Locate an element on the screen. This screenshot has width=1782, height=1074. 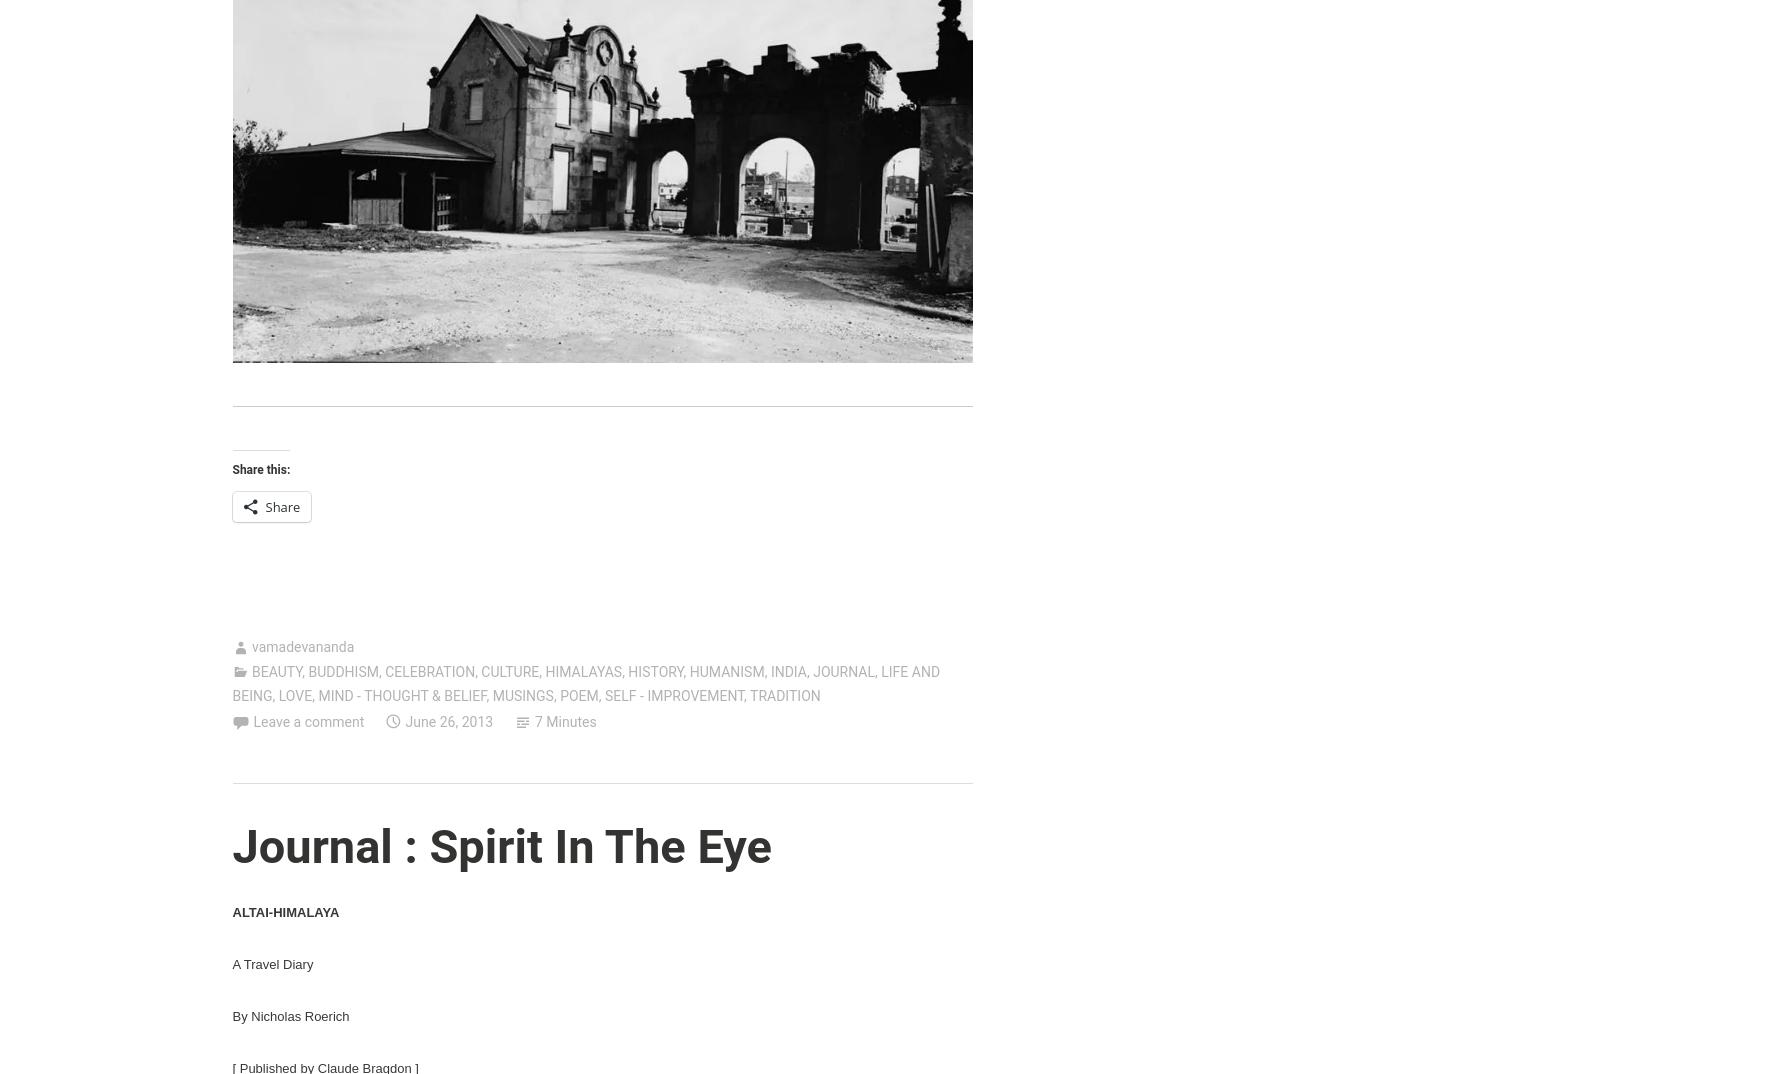
'A Travel Diary' is located at coordinates (232, 963).